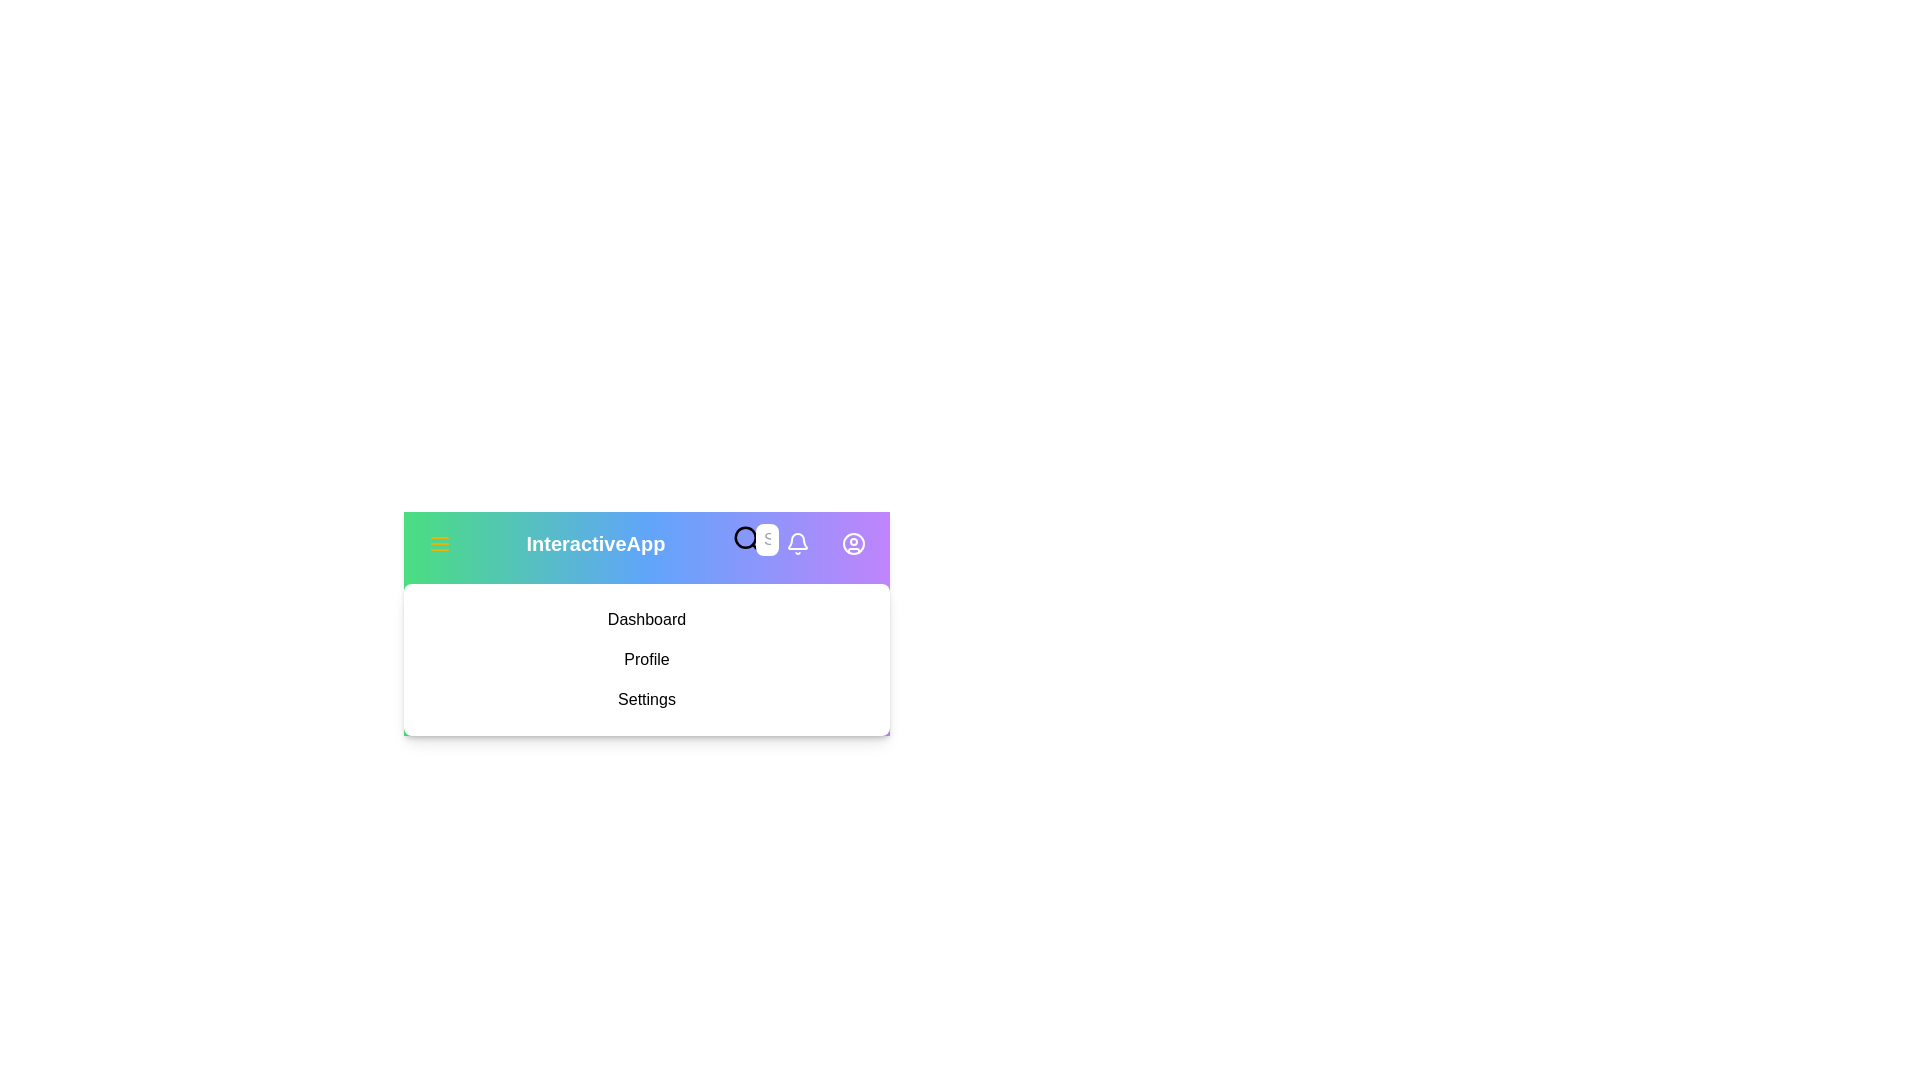  What do you see at coordinates (647, 698) in the screenshot?
I see `the menu item Settings from the sidebar` at bounding box center [647, 698].